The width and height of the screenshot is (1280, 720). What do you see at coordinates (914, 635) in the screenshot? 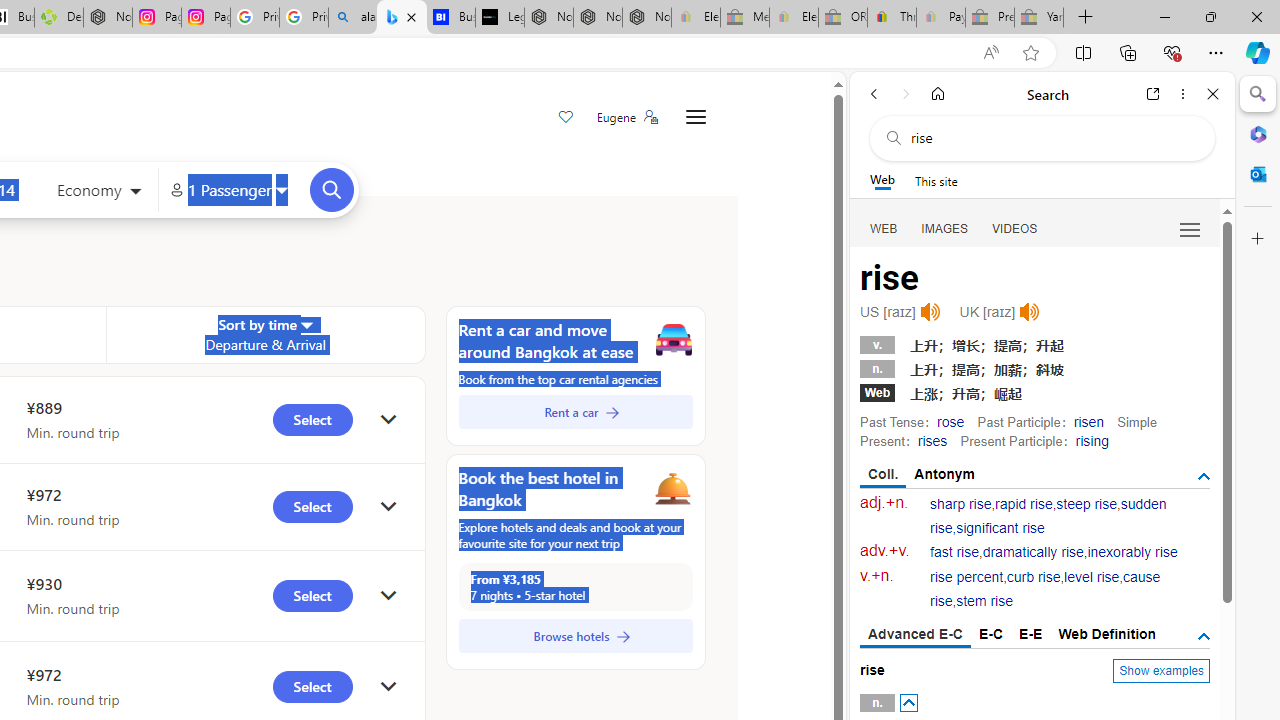
I see `'Advanced E-C'` at bounding box center [914, 635].